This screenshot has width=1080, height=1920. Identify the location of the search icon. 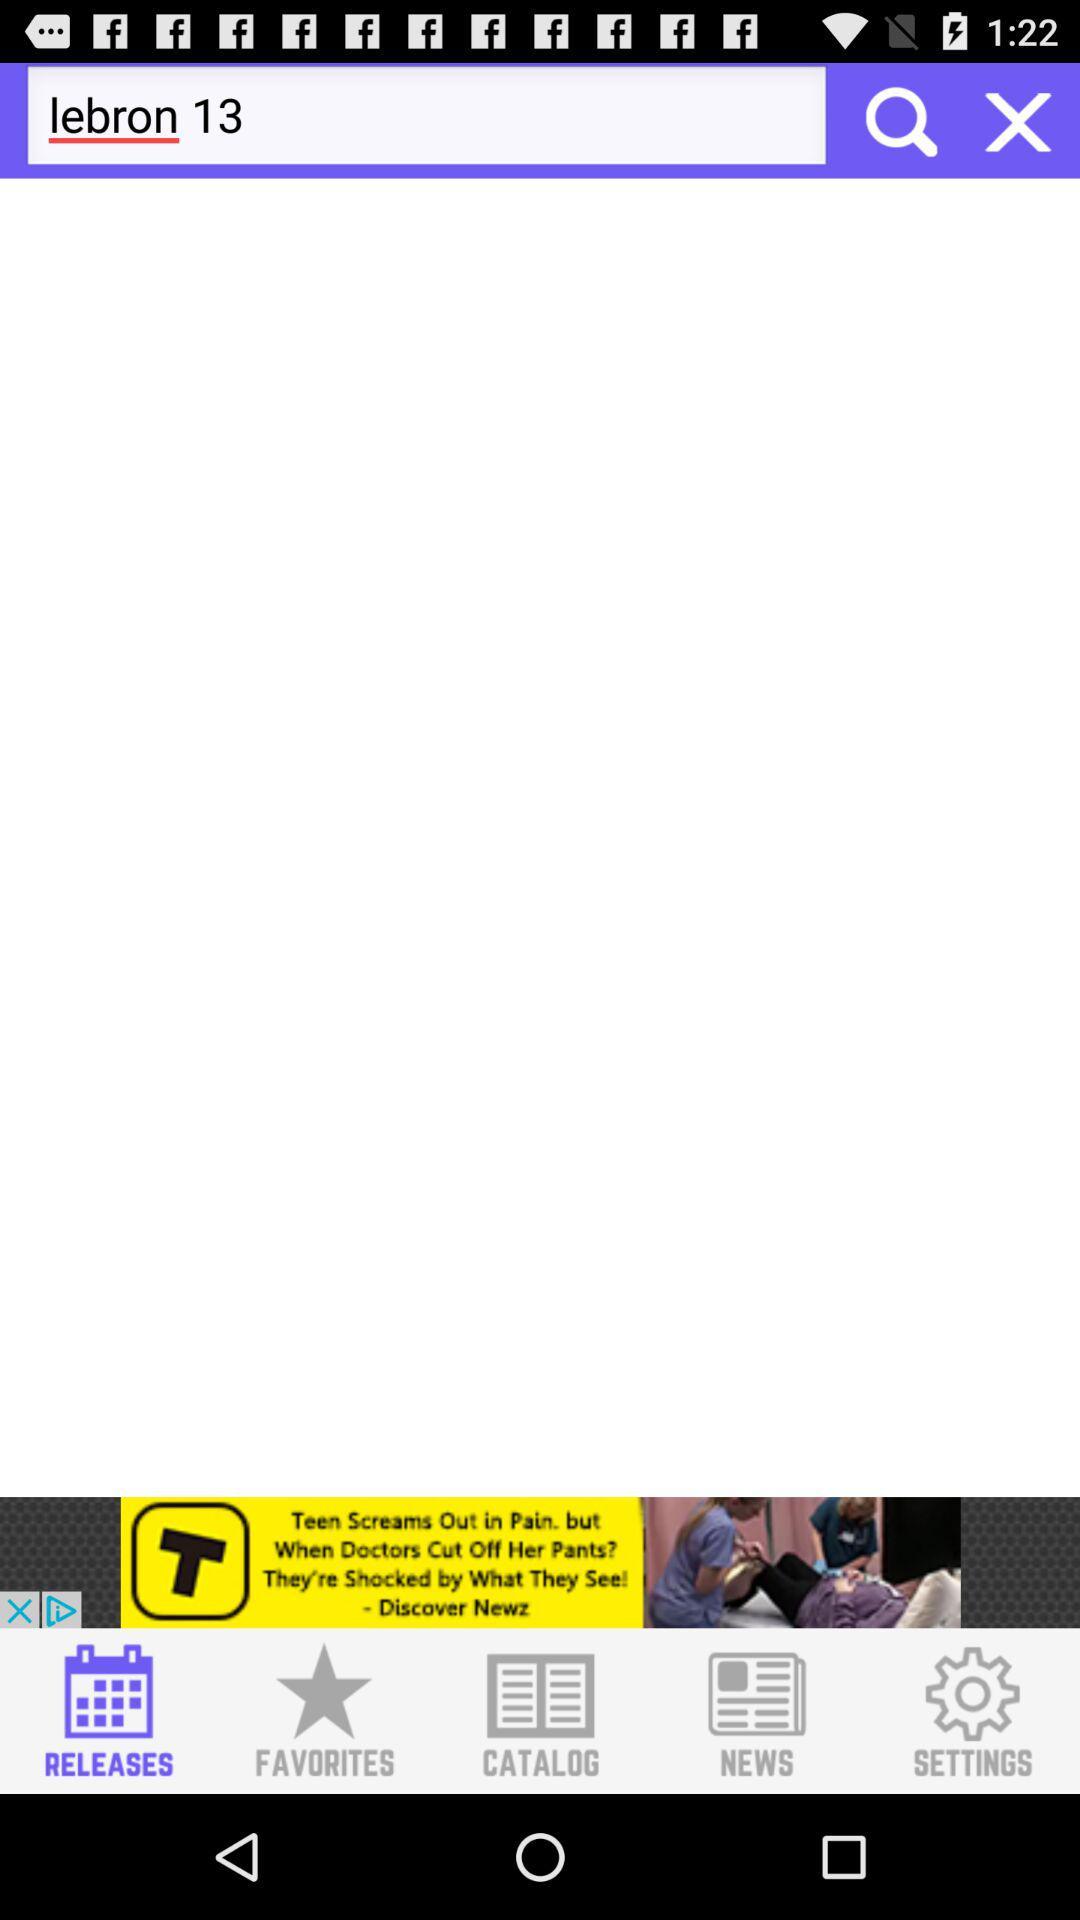
(898, 128).